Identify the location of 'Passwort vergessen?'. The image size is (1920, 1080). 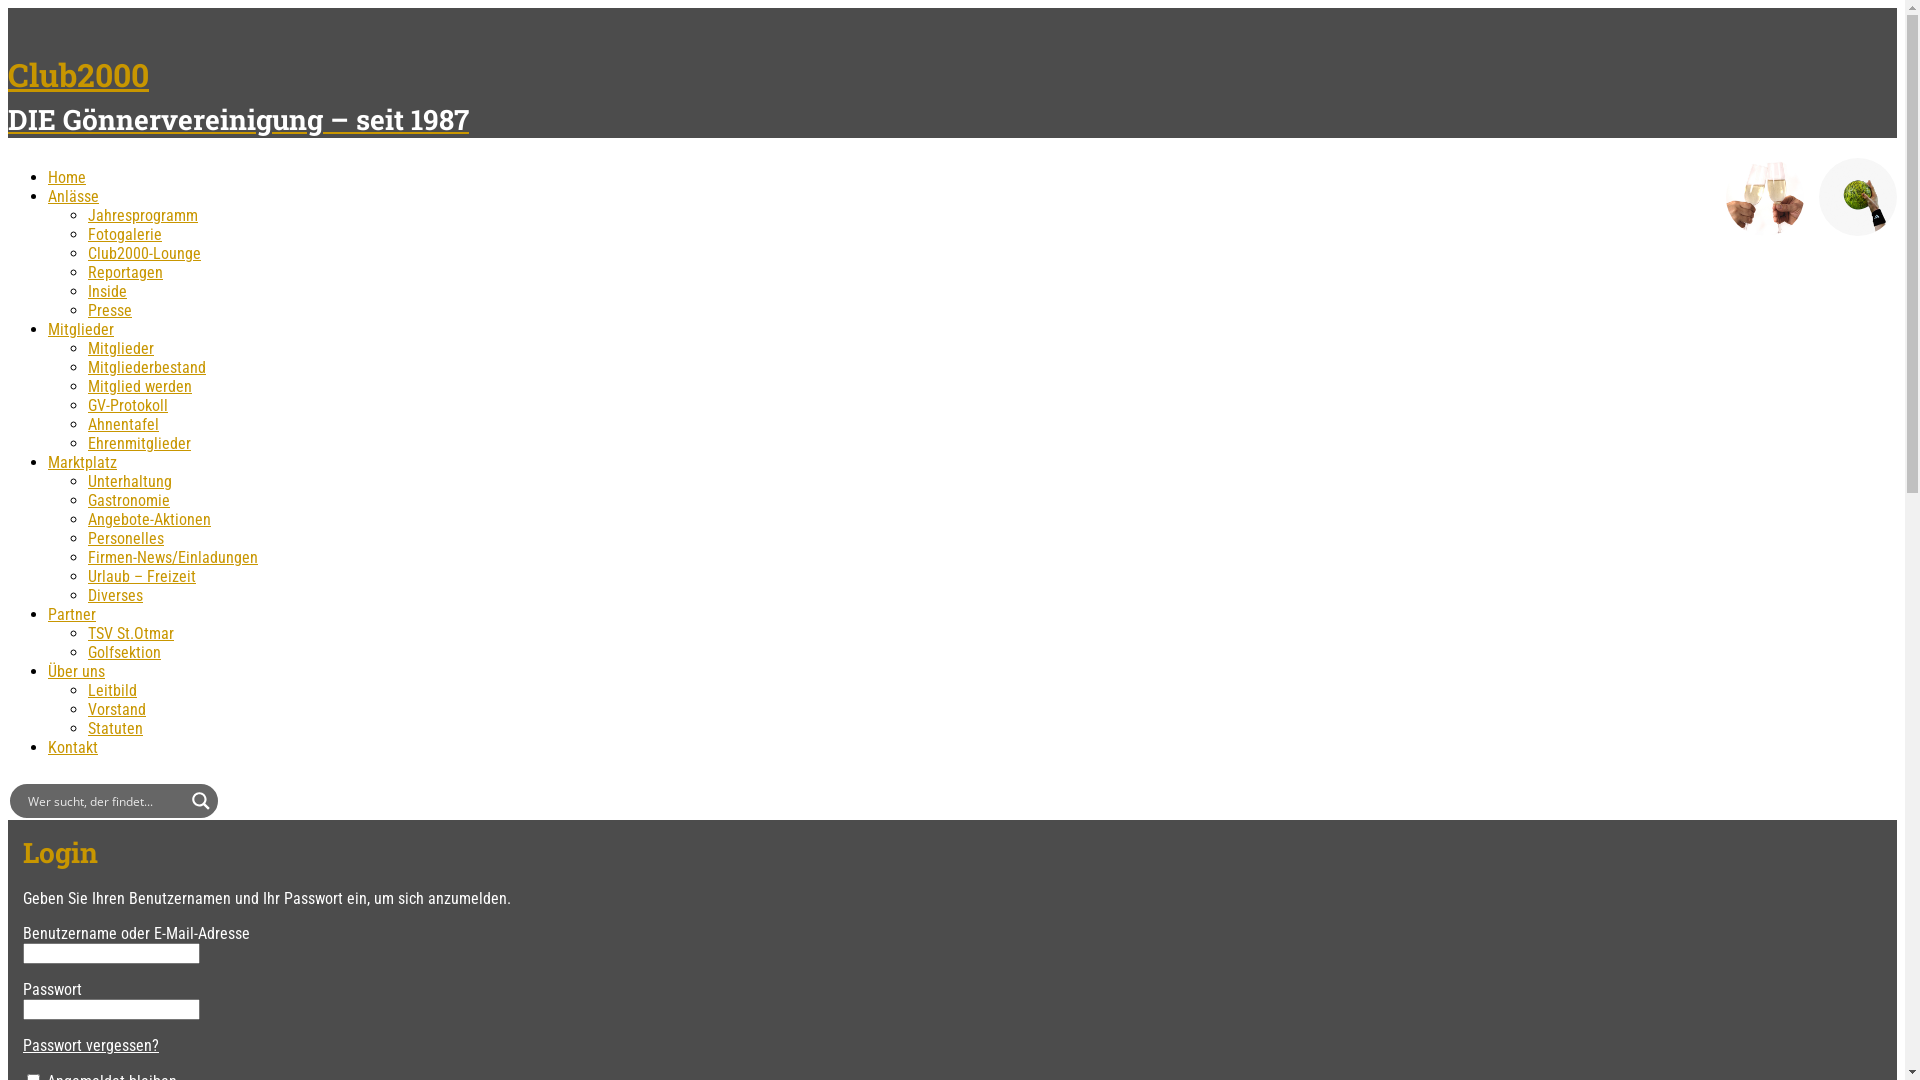
(90, 1044).